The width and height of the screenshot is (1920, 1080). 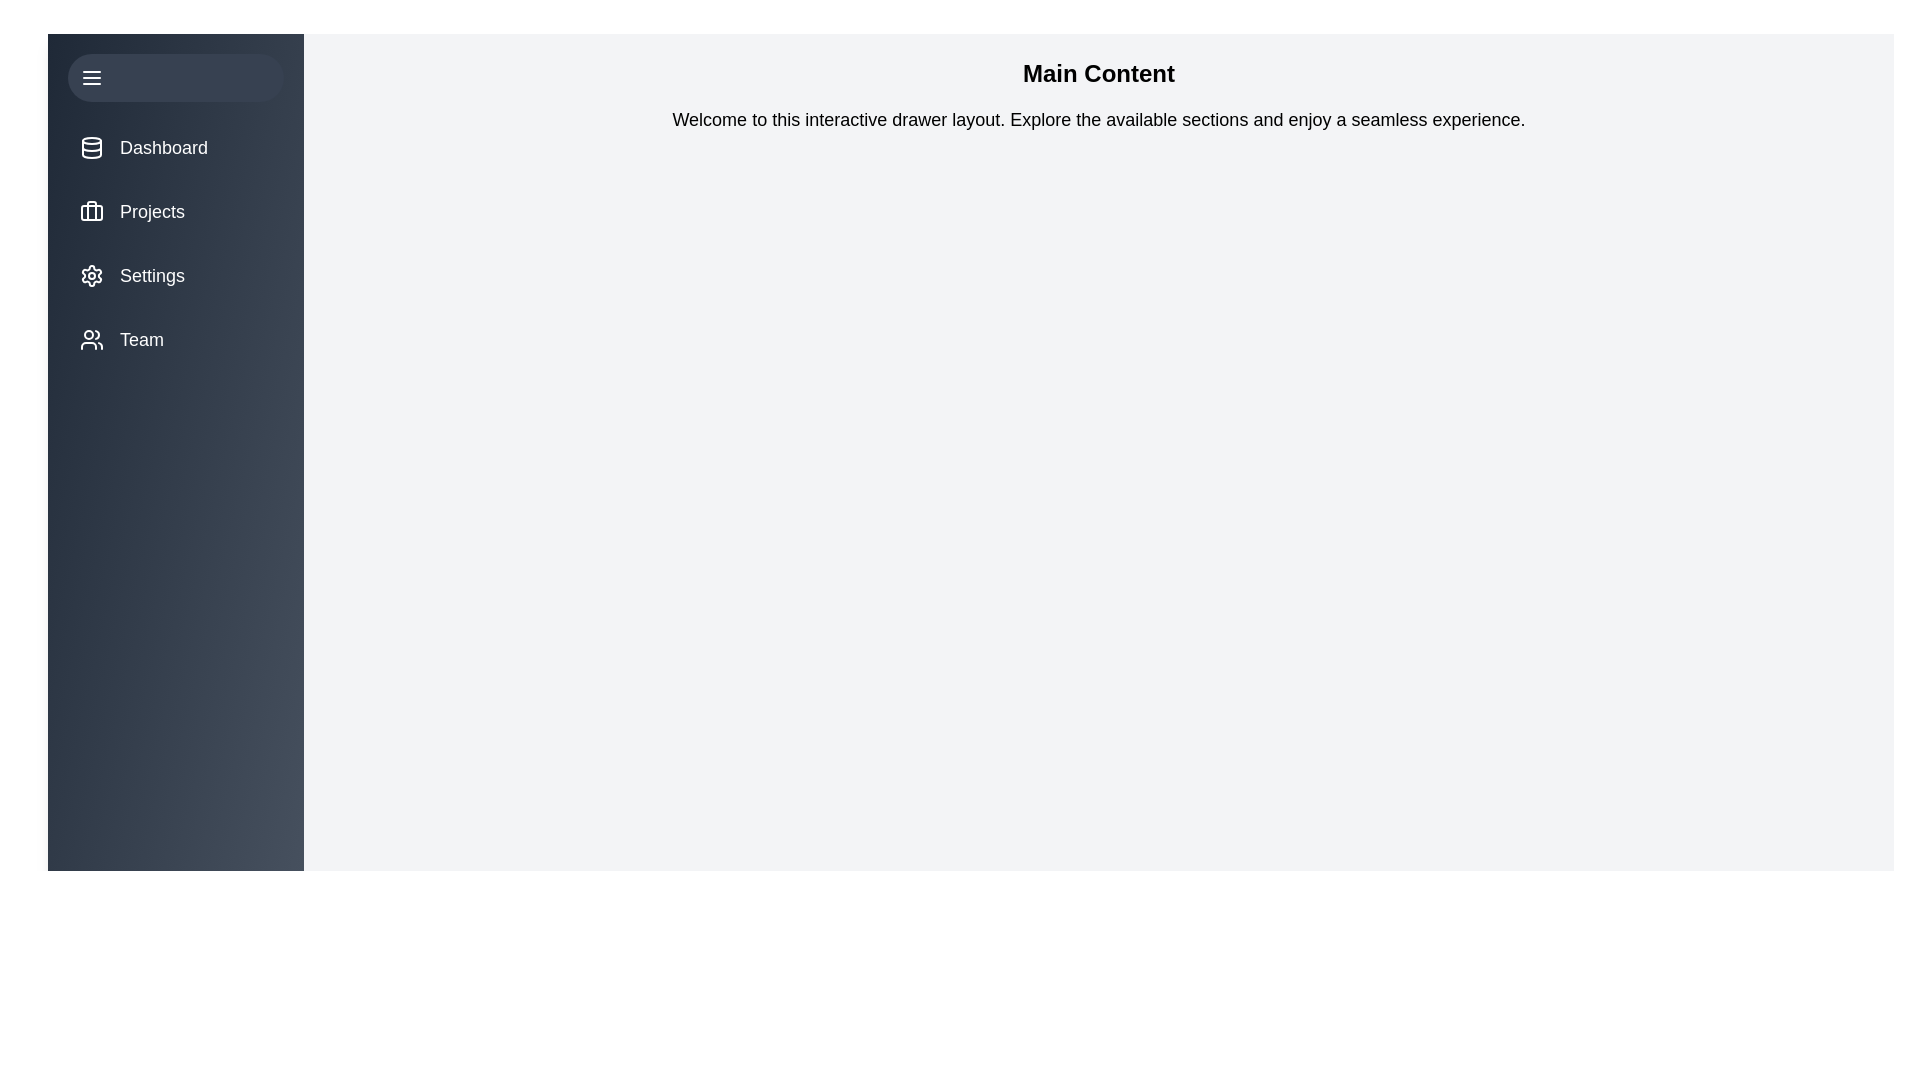 I want to click on the menu item Projects to view its hover effect, so click(x=176, y=212).